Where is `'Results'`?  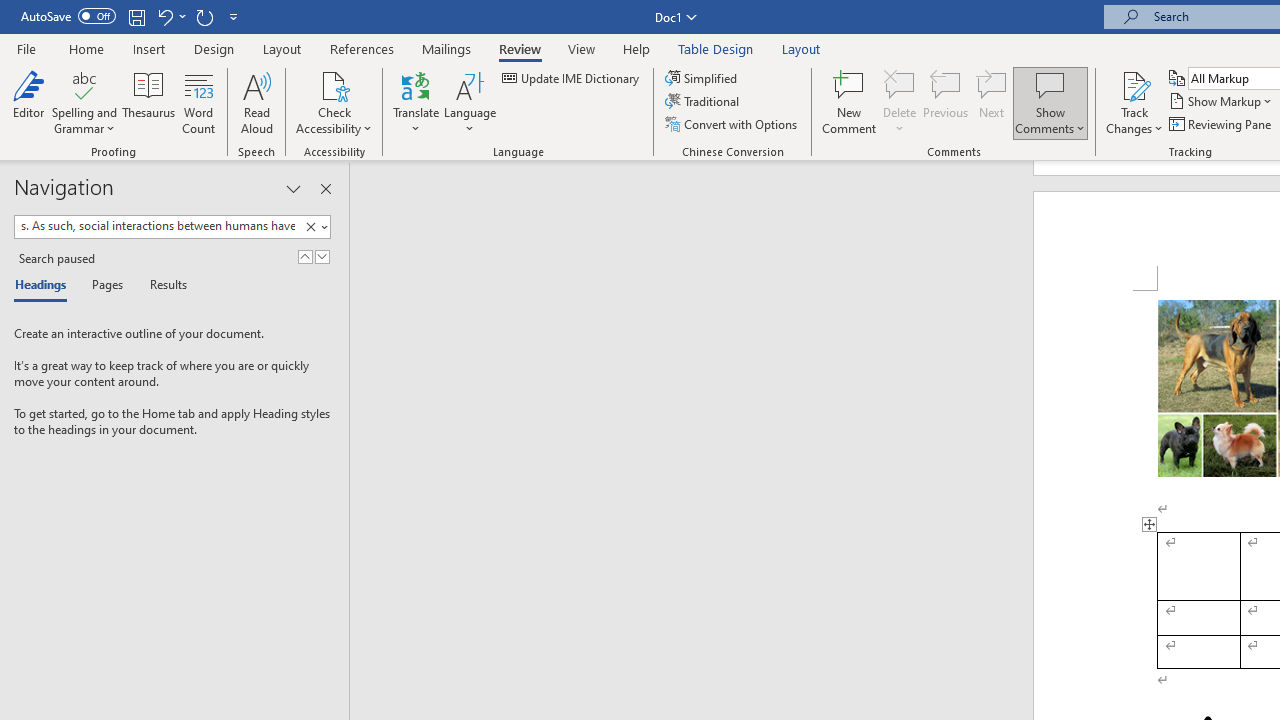 'Results' is located at coordinates (161, 286).